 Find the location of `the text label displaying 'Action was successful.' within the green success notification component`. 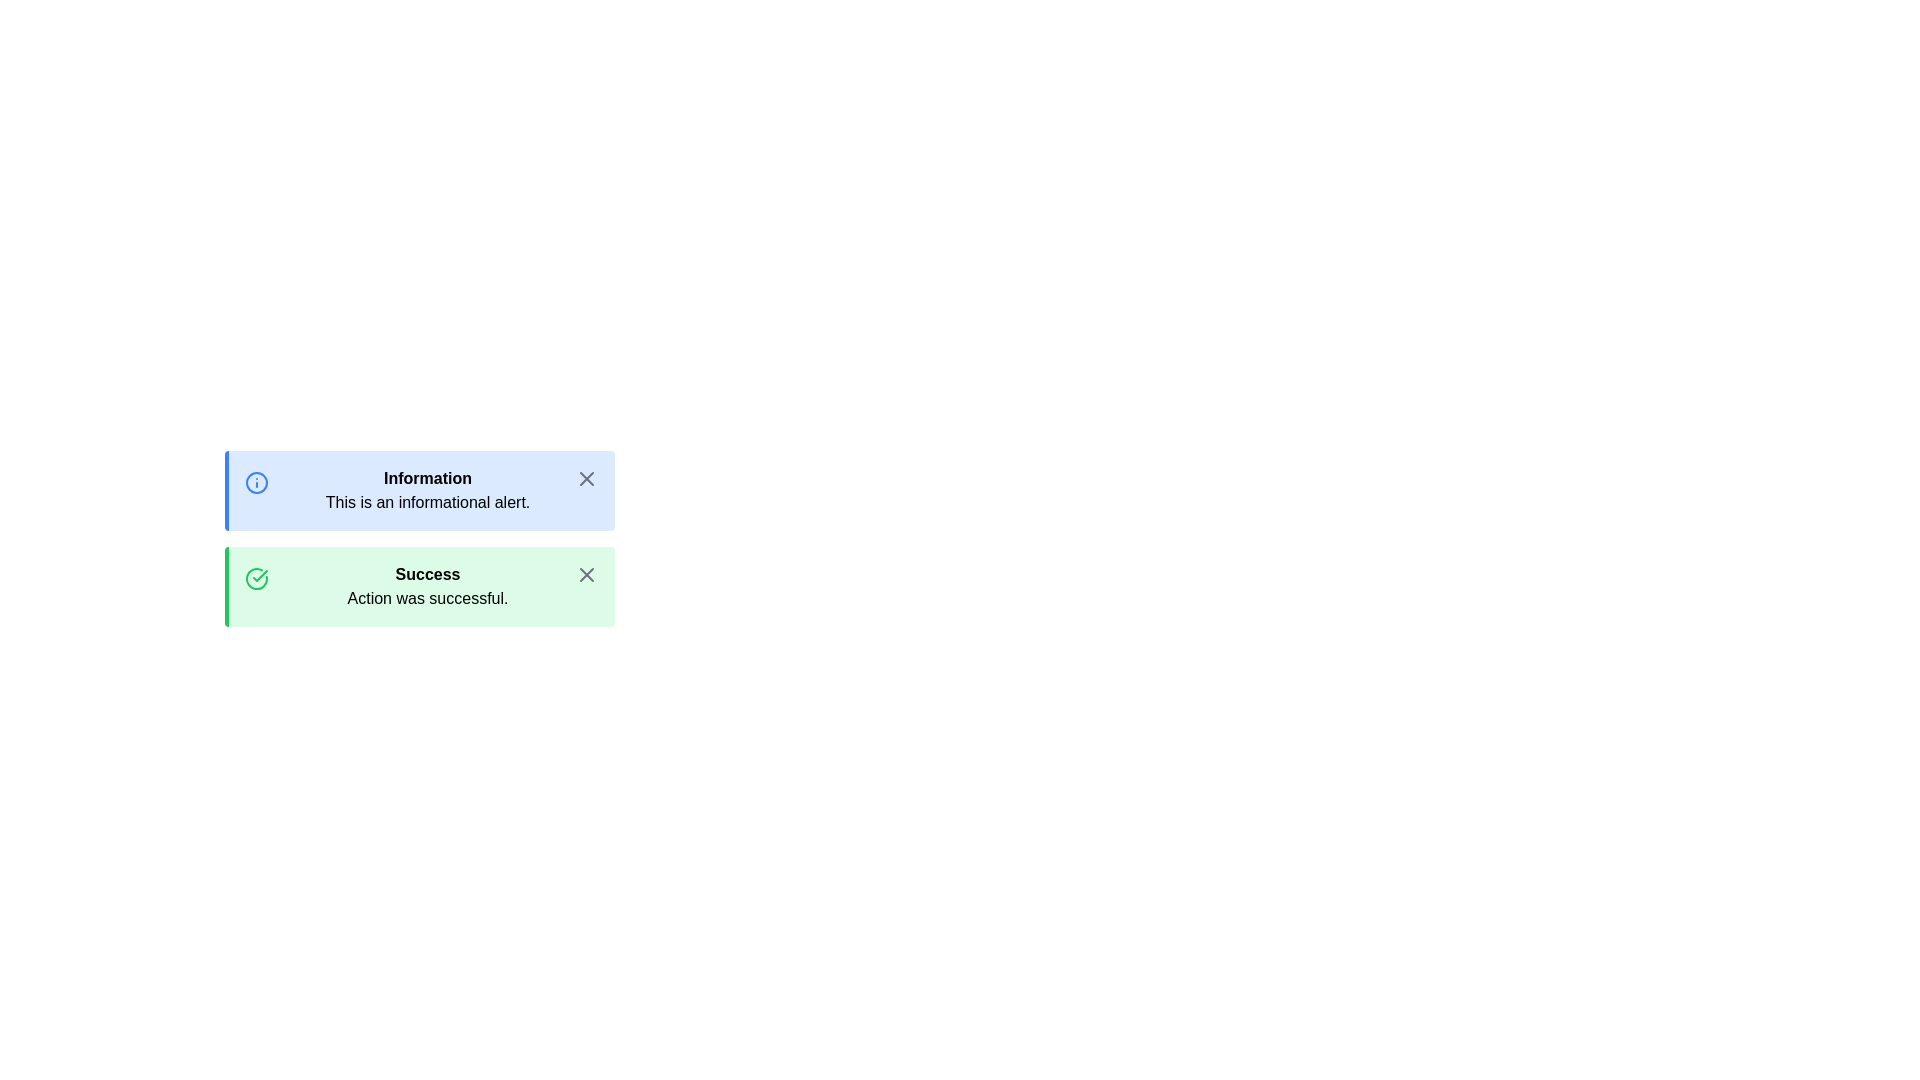

the text label displaying 'Action was successful.' within the green success notification component is located at coordinates (426, 597).